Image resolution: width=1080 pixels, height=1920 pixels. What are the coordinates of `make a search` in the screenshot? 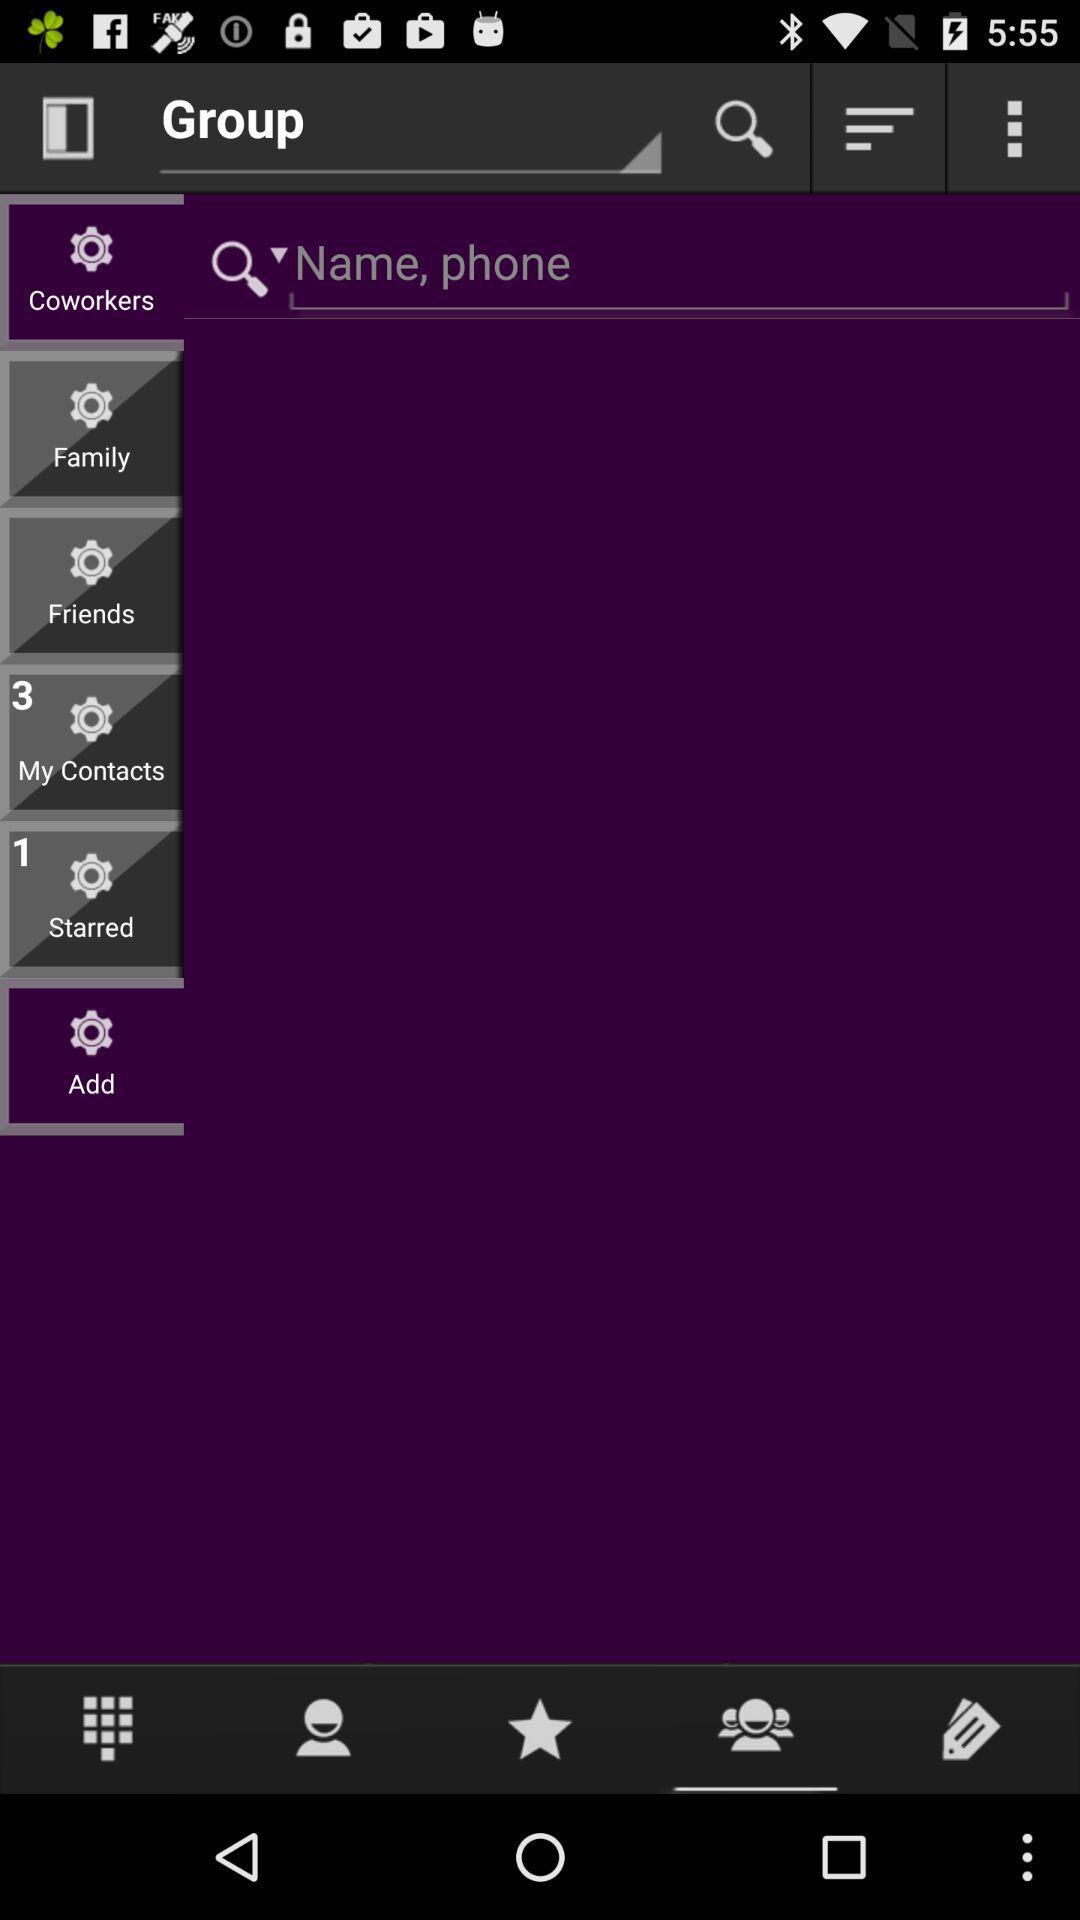 It's located at (744, 127).